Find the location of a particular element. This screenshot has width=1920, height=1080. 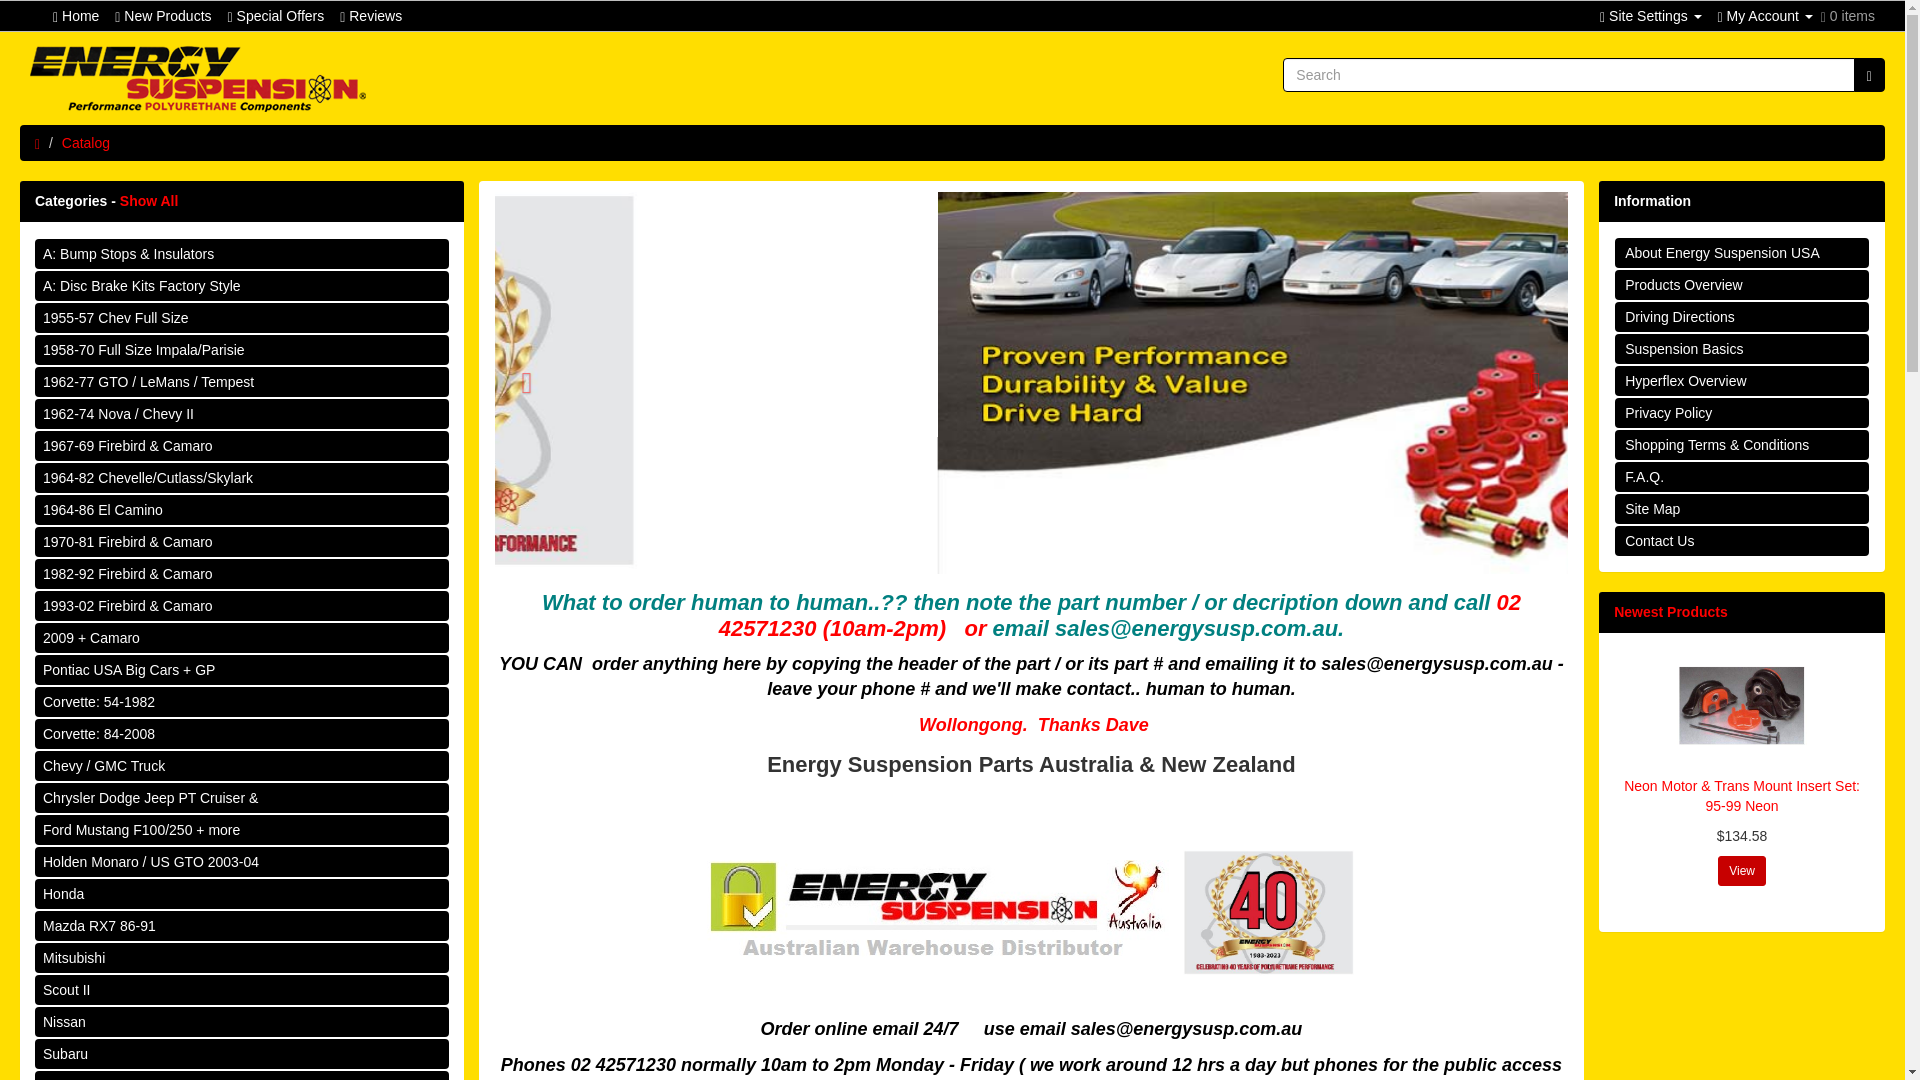

'Privacy Policy' is located at coordinates (1741, 411).